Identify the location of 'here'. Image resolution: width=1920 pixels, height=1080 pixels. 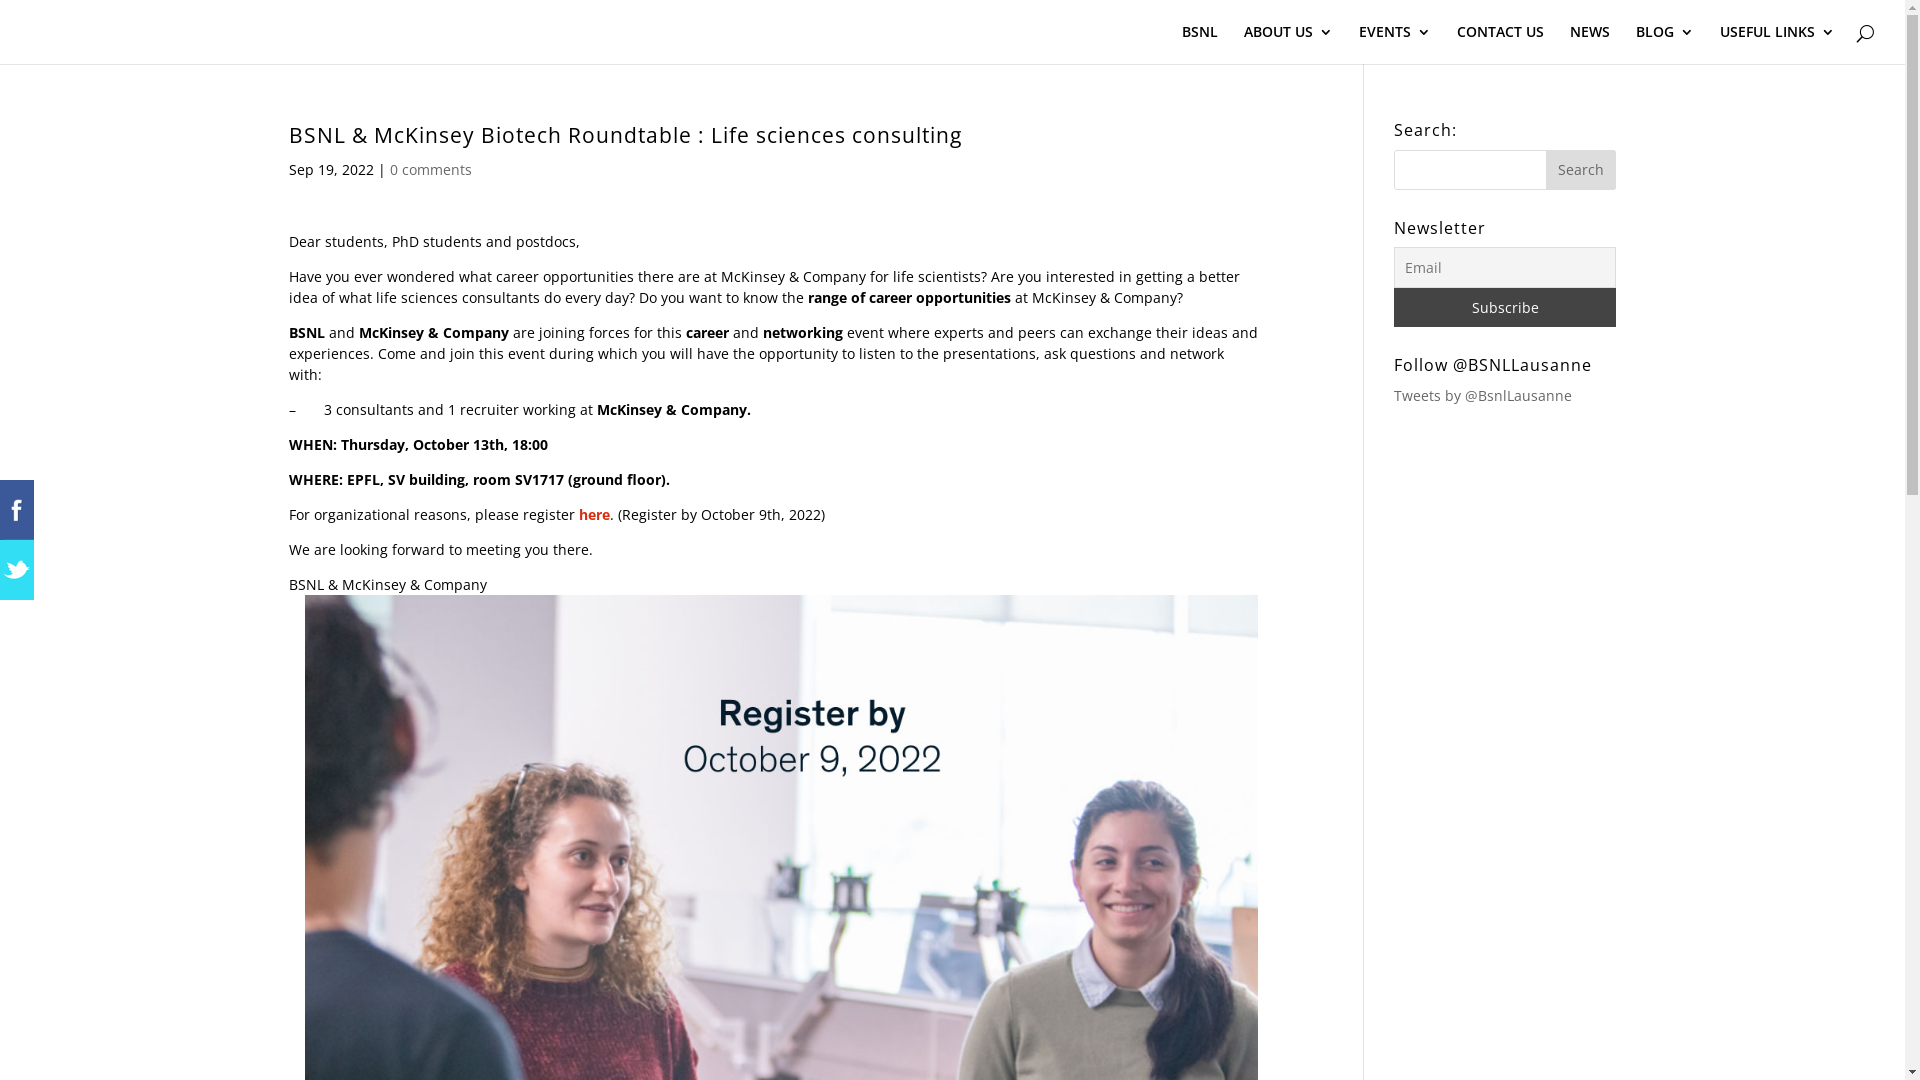
(592, 513).